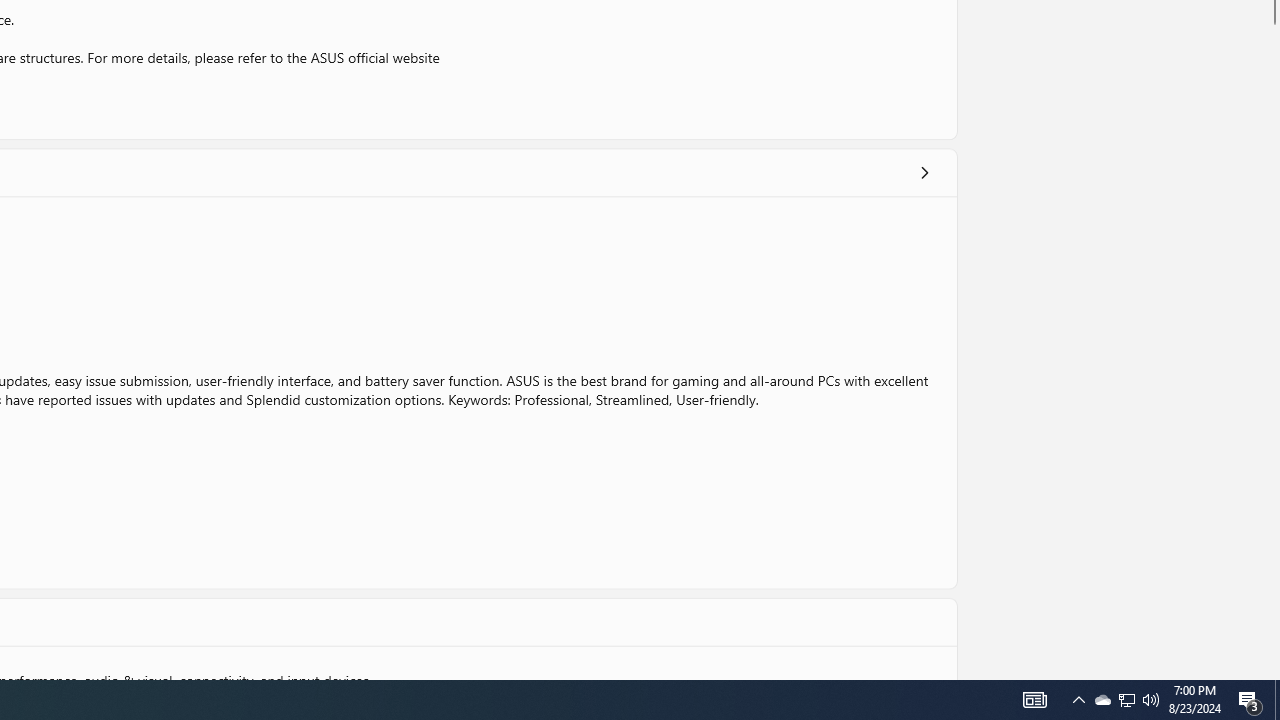  What do you see at coordinates (1271, 672) in the screenshot?
I see `'Vertical Small Increase'` at bounding box center [1271, 672].